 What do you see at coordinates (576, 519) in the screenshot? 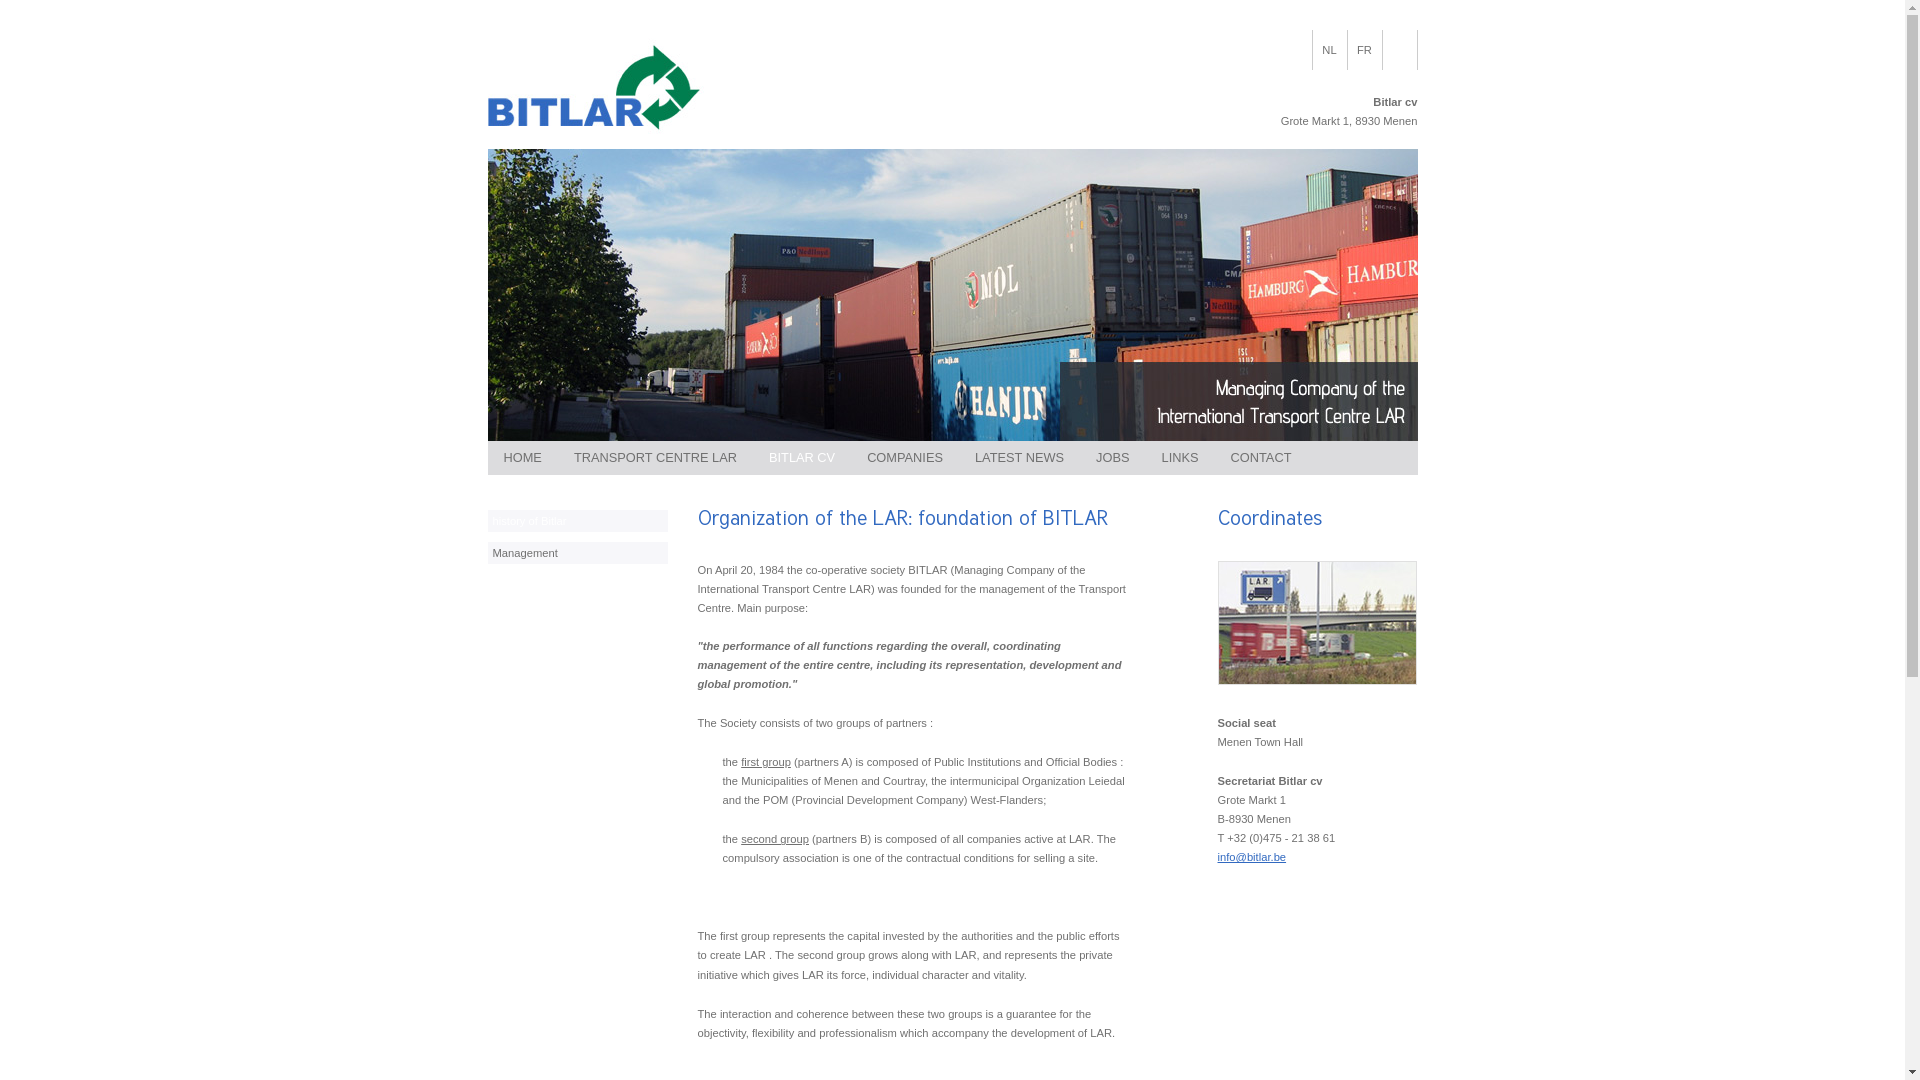
I see `'history of Bitlar'` at bounding box center [576, 519].